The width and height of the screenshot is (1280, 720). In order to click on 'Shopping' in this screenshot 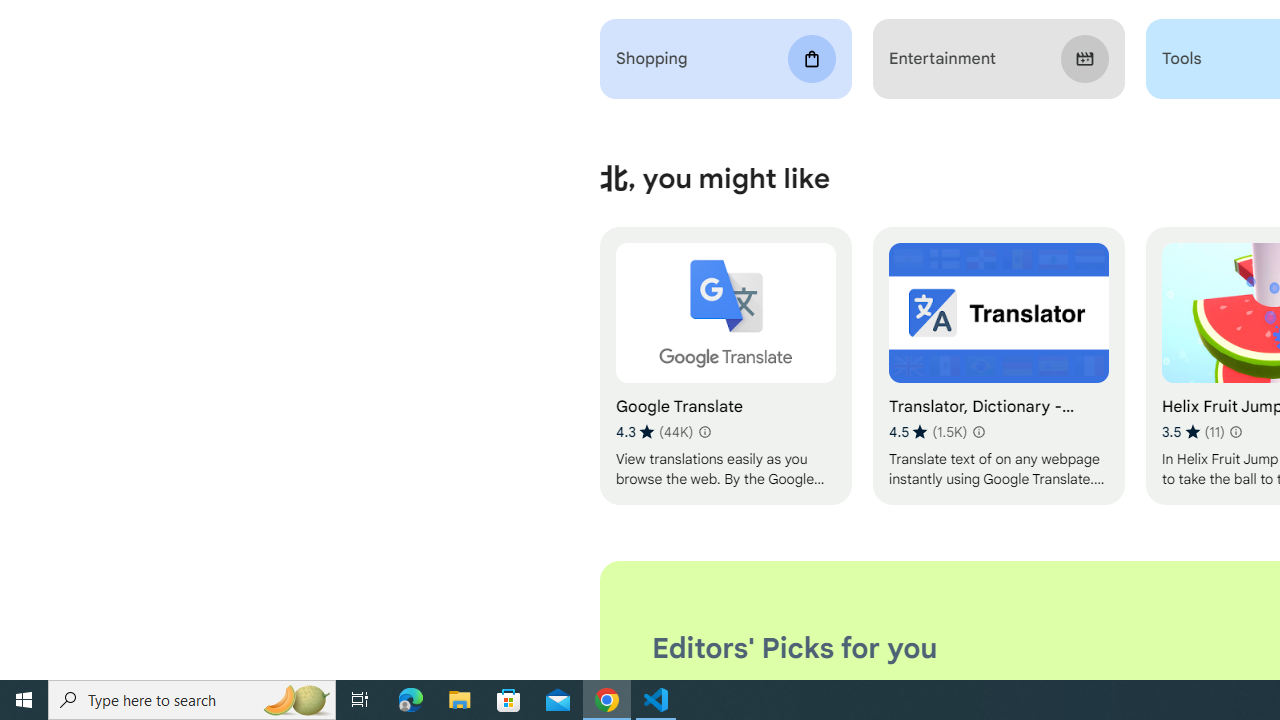, I will do `click(724, 58)`.